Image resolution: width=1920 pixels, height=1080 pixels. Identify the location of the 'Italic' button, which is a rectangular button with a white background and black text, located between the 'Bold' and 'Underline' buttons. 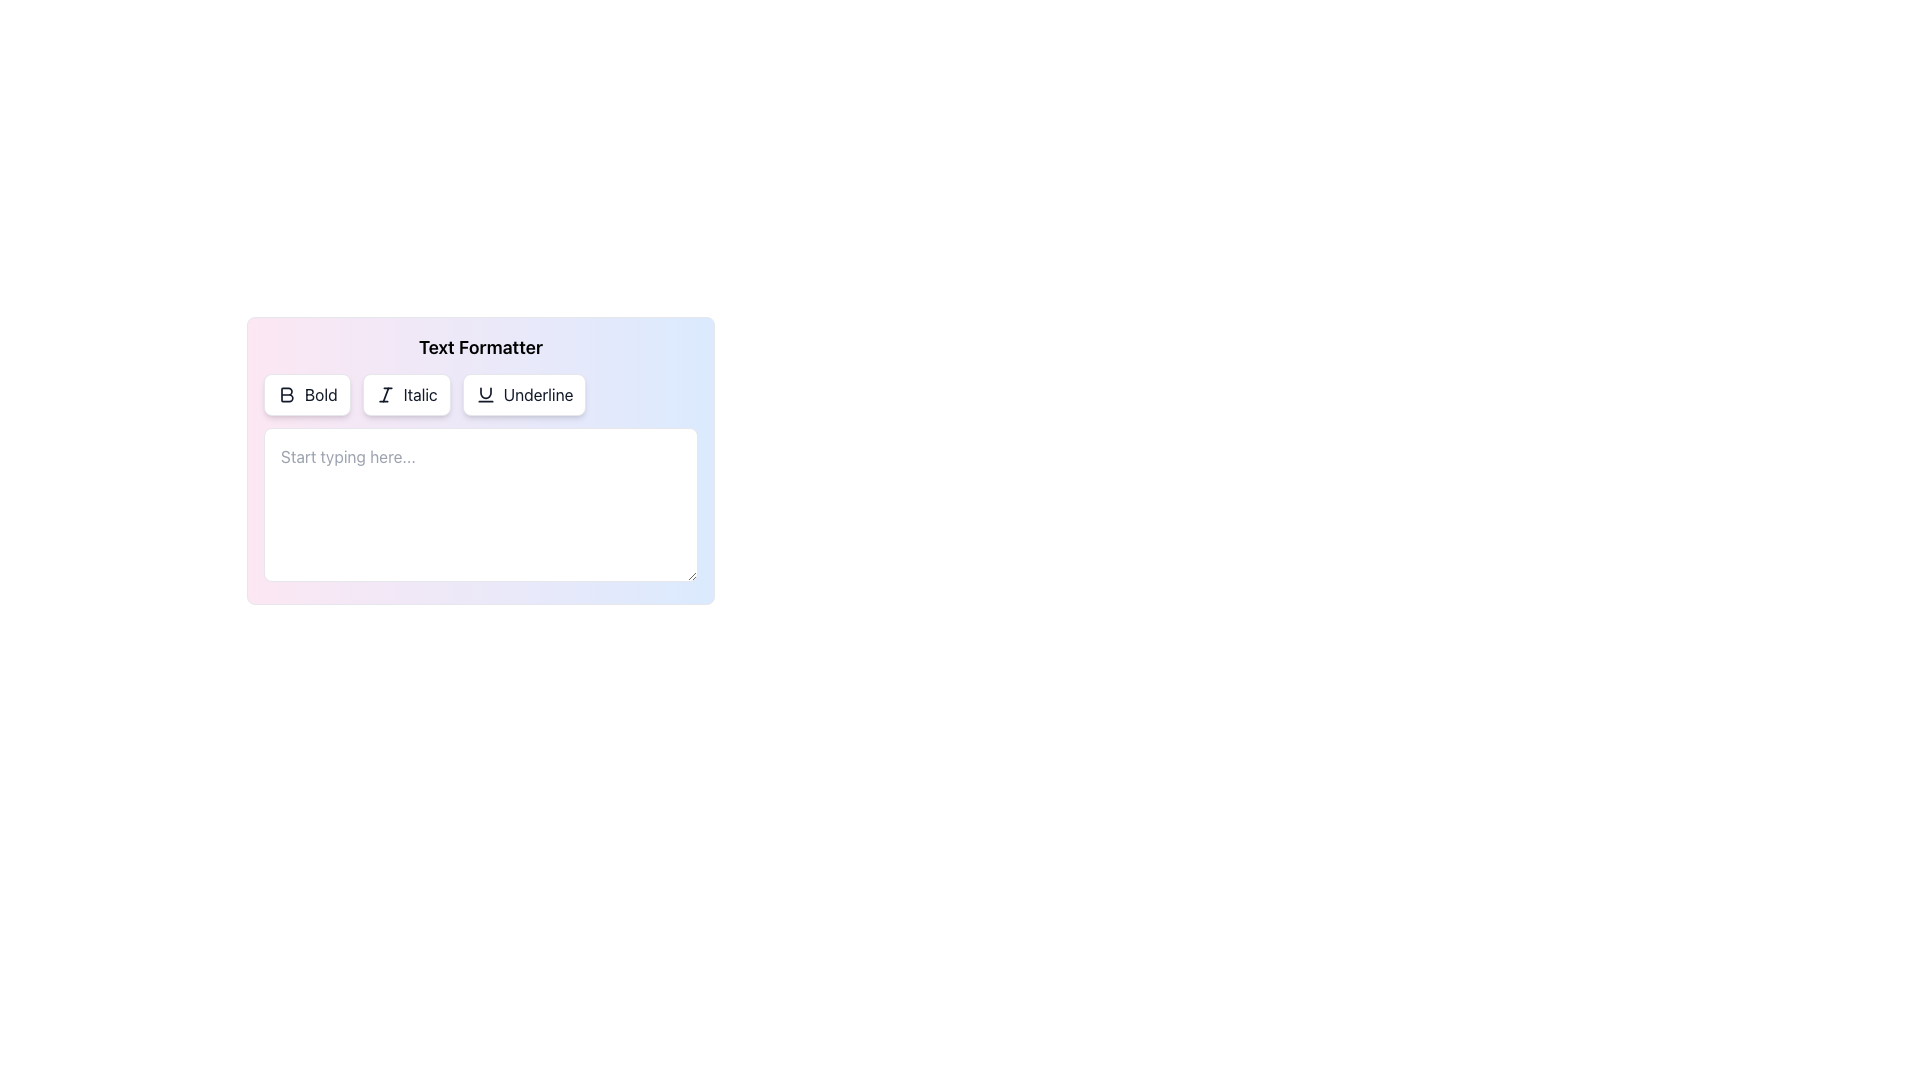
(405, 394).